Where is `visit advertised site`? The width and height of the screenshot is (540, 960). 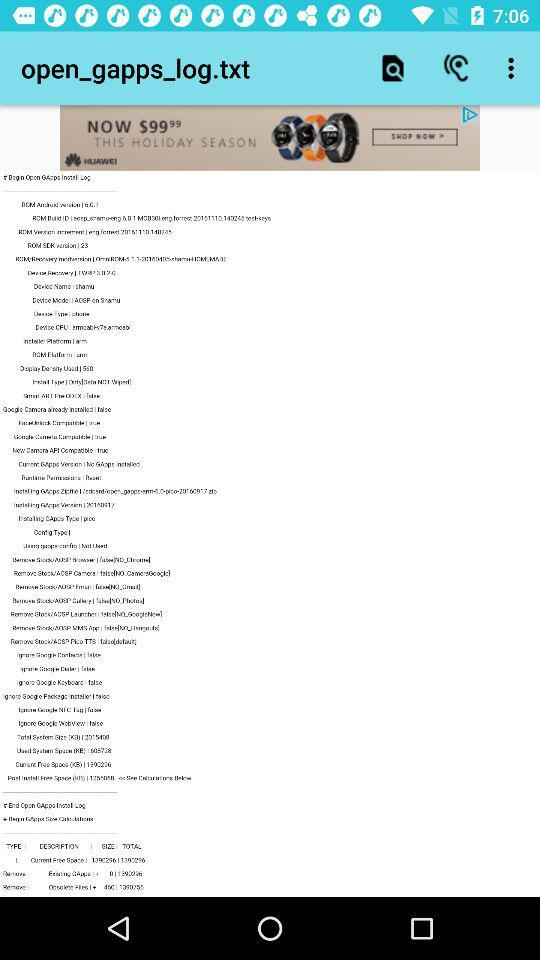 visit advertised site is located at coordinates (270, 136).